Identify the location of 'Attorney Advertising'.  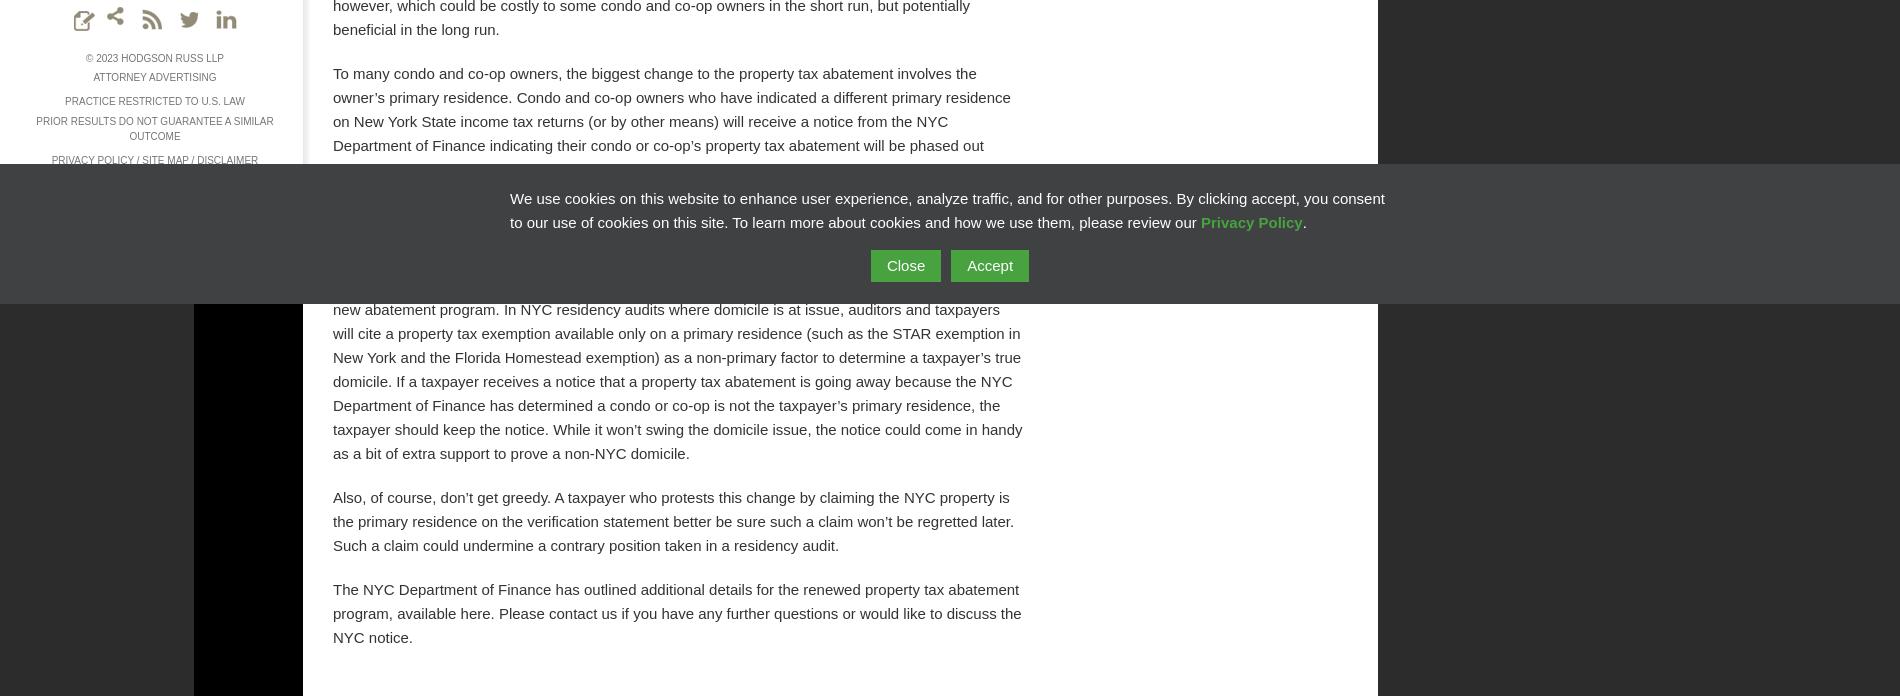
(154, 77).